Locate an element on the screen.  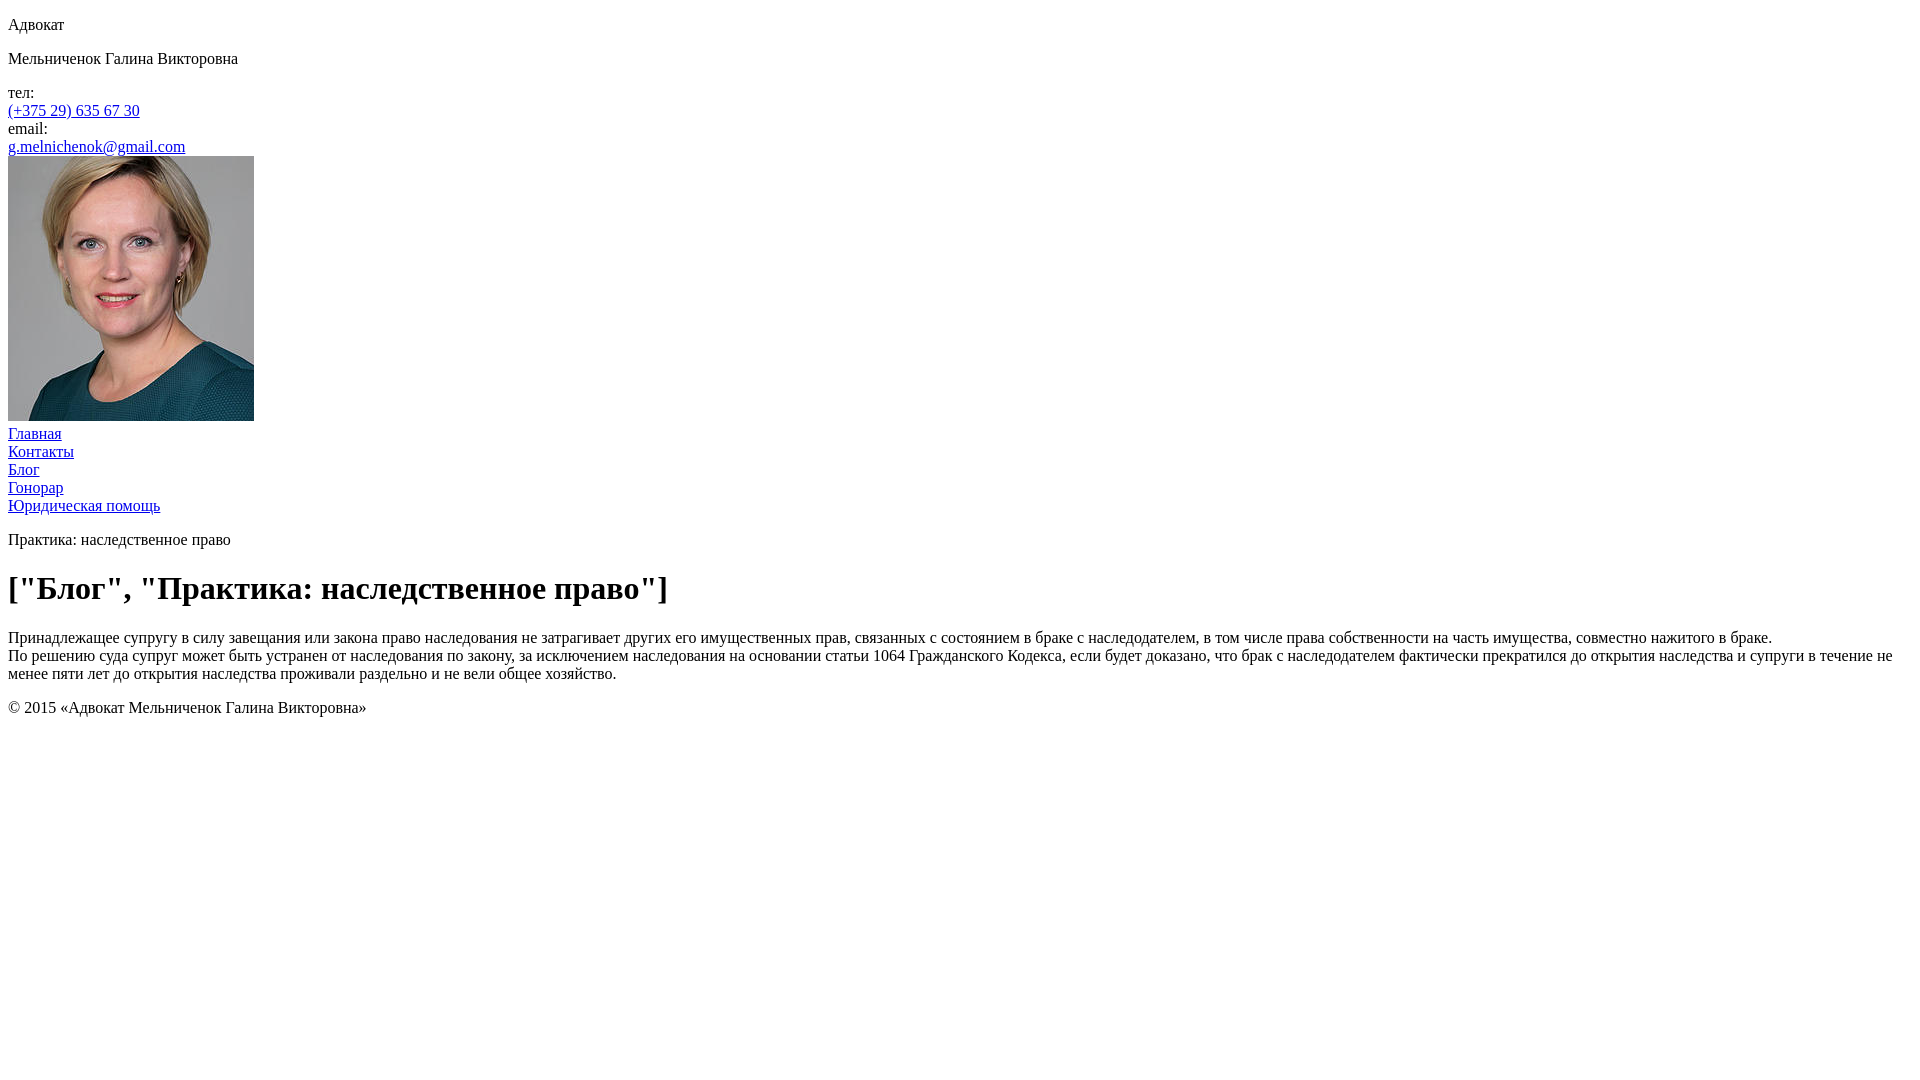
'g.melnichenok@gmail.com' is located at coordinates (95, 145).